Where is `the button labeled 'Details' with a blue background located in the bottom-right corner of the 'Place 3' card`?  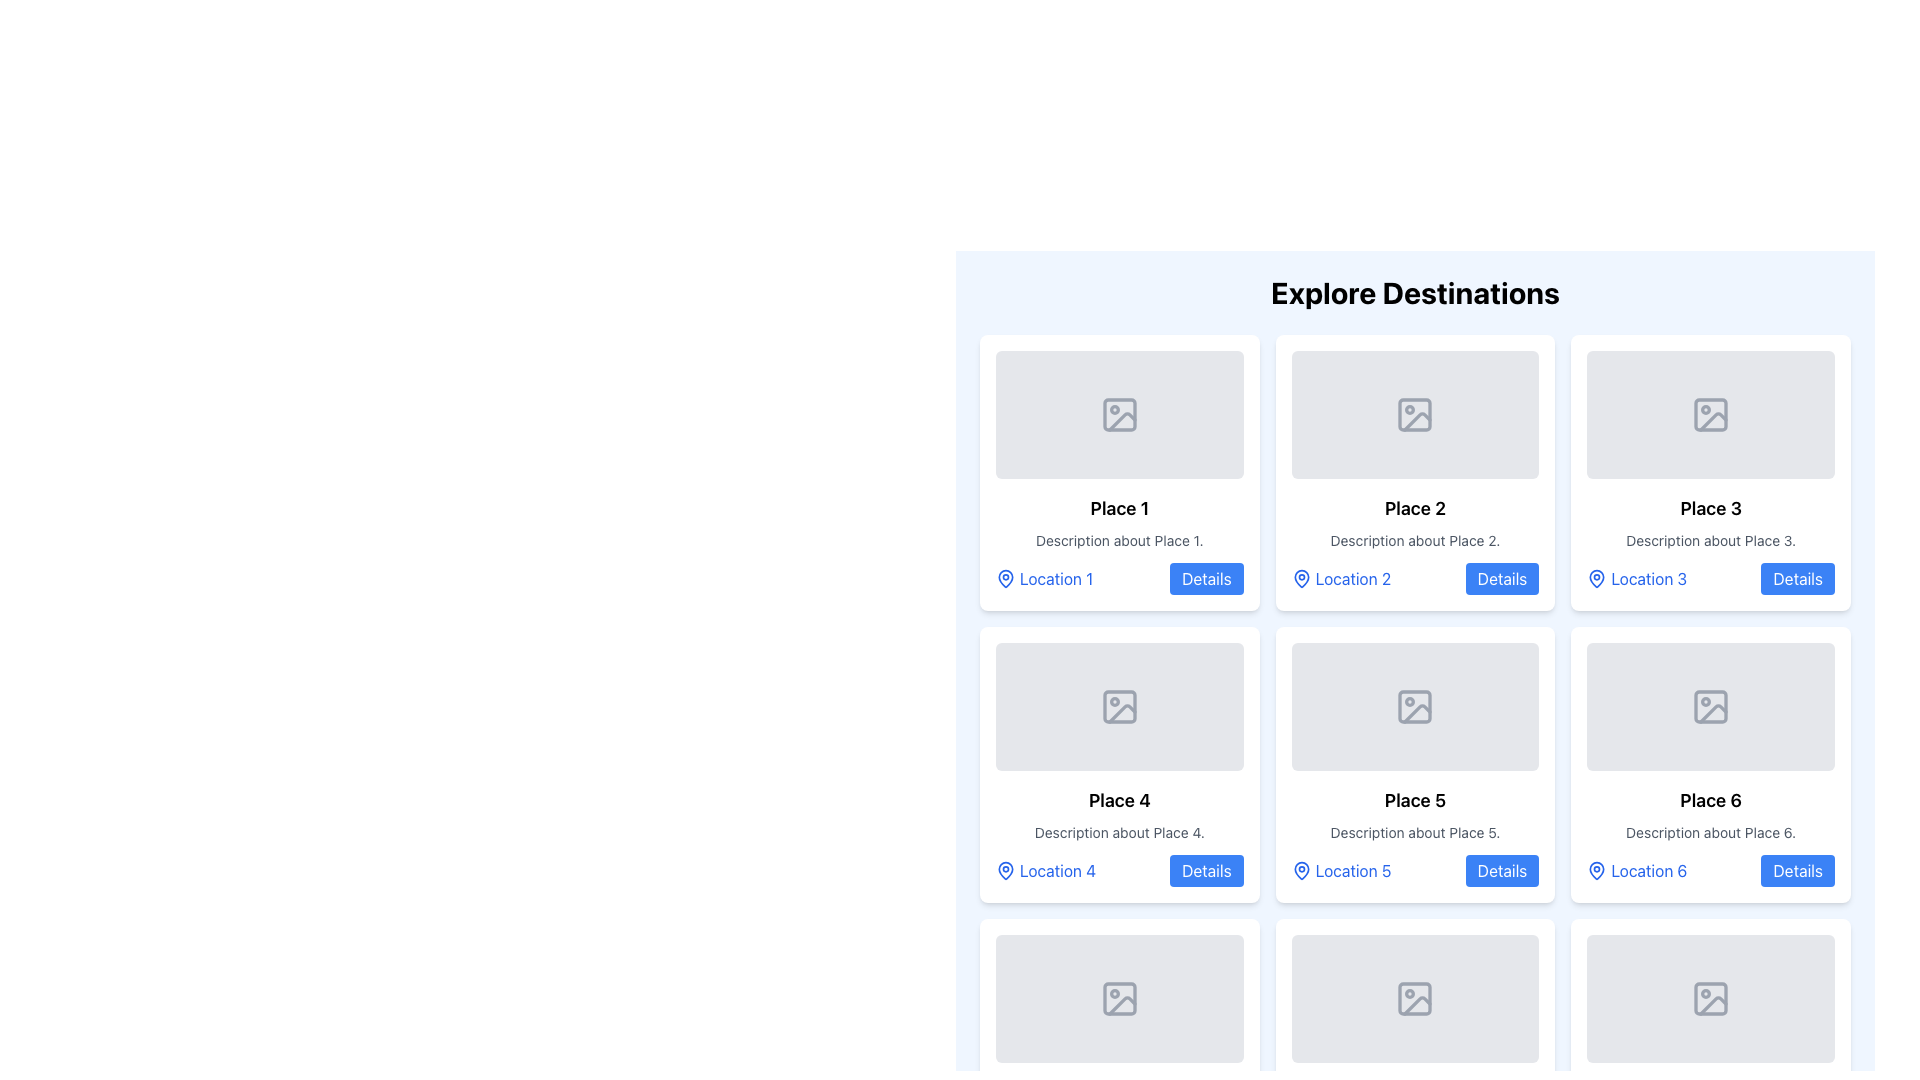 the button labeled 'Details' with a blue background located in the bottom-right corner of the 'Place 3' card is located at coordinates (1798, 578).